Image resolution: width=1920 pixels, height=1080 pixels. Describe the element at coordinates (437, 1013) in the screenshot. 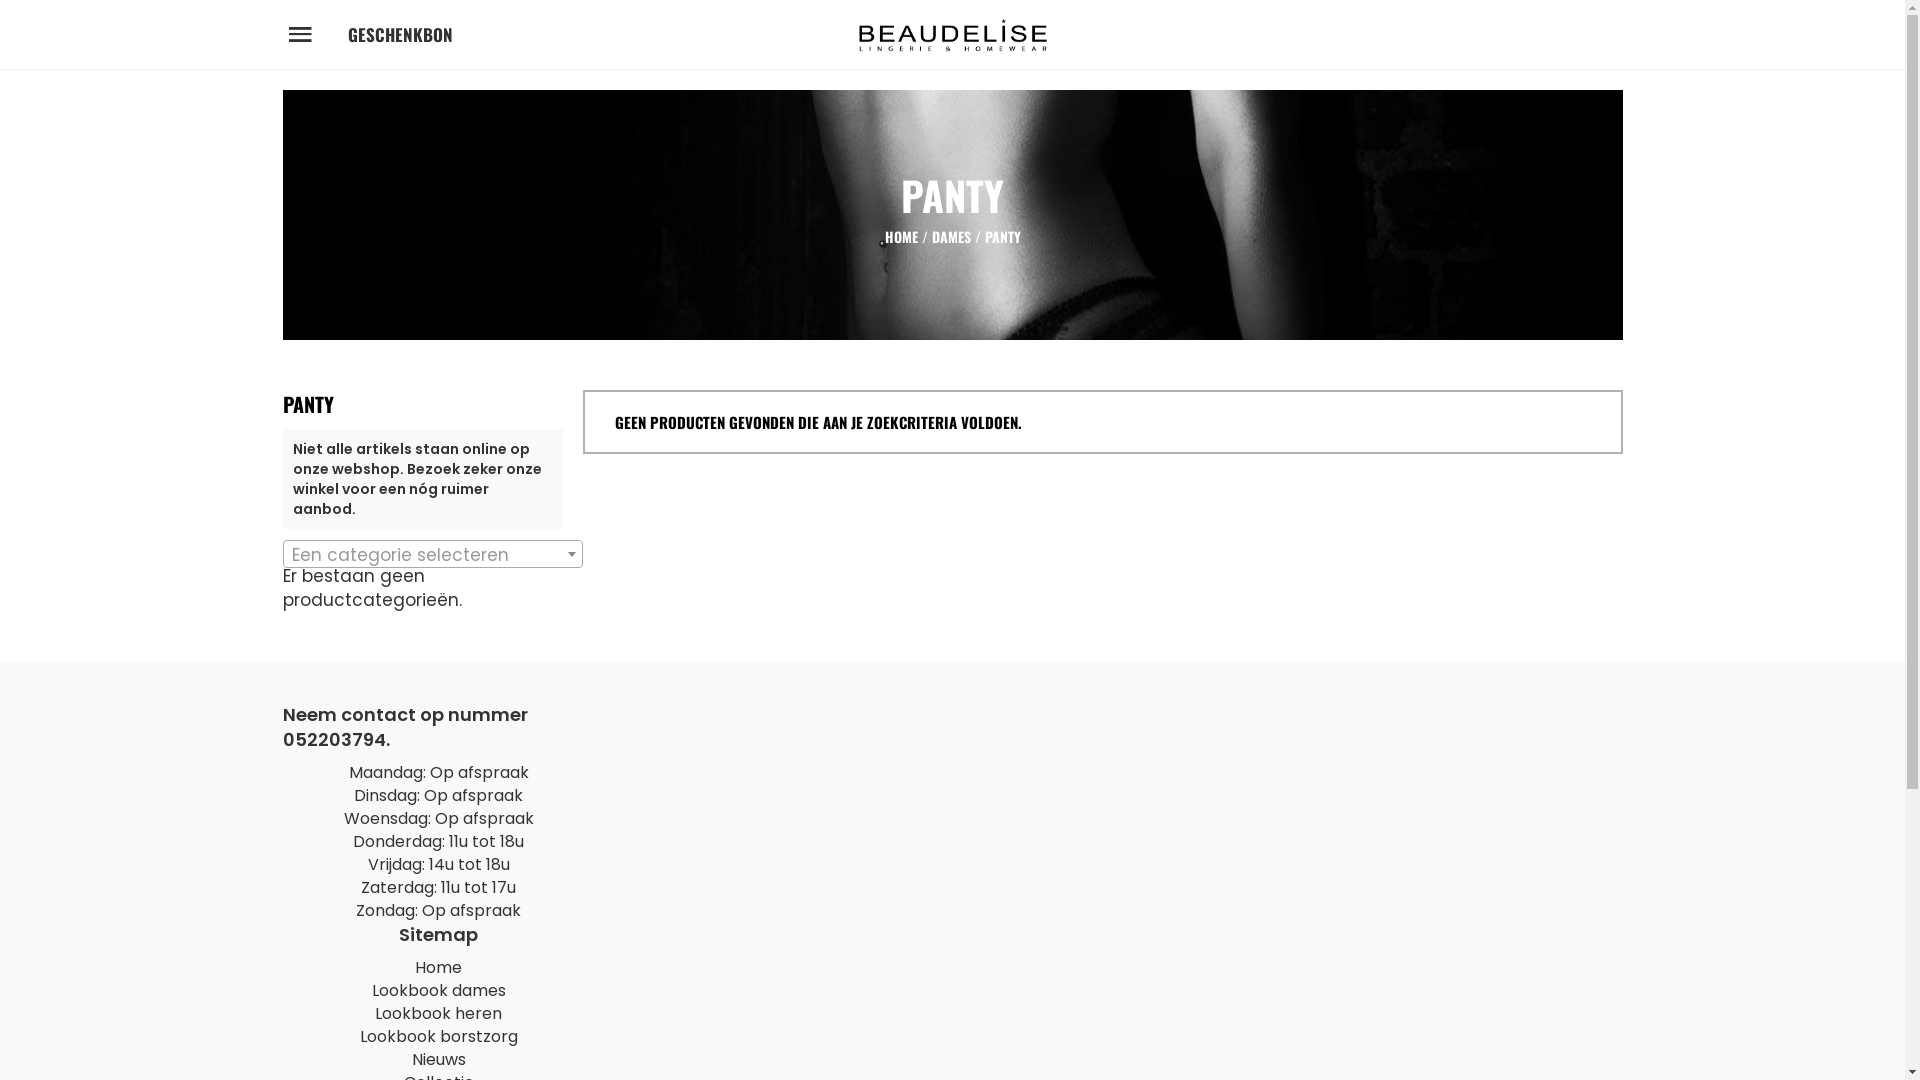

I see `'Lookbook heren'` at that location.